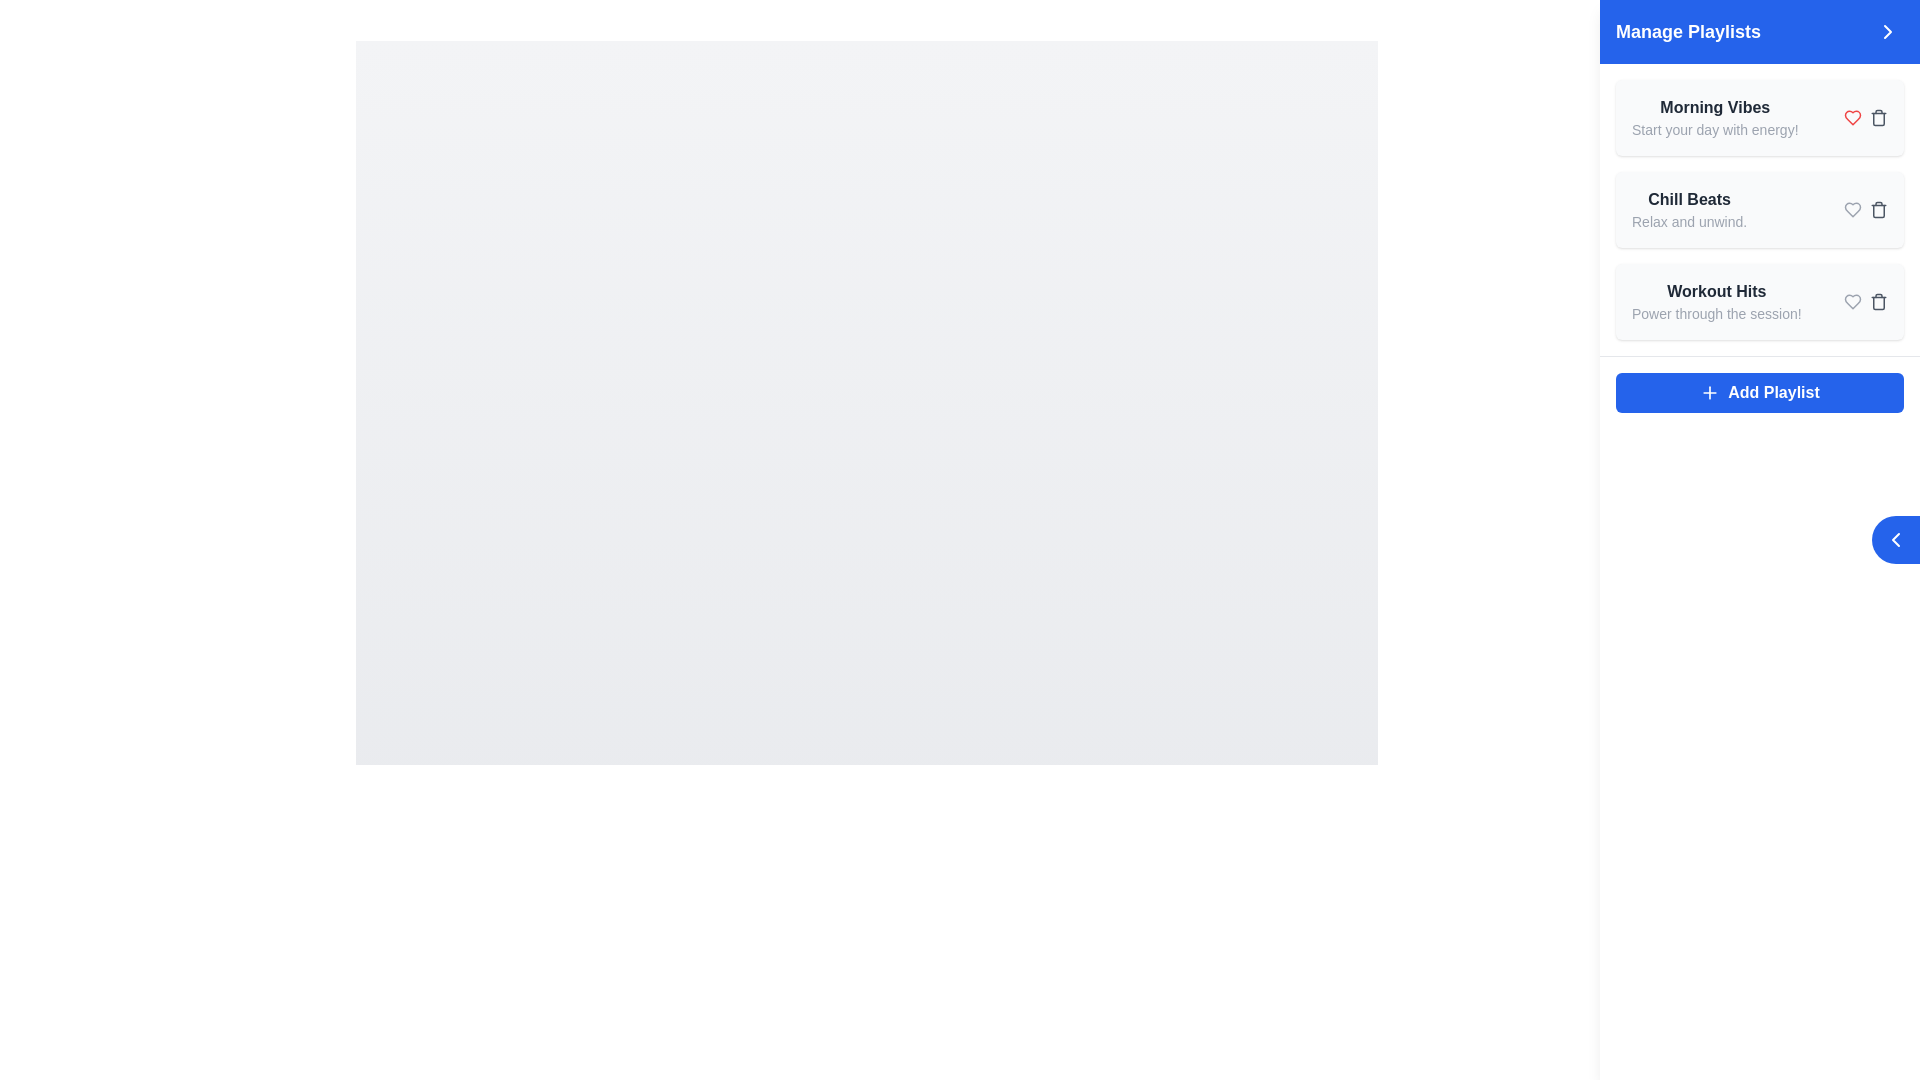  Describe the element at coordinates (1886, 31) in the screenshot. I see `the Icon button located in the top-right corner of the 'Manage Playlists' section, which is a blue rectangular button` at that location.